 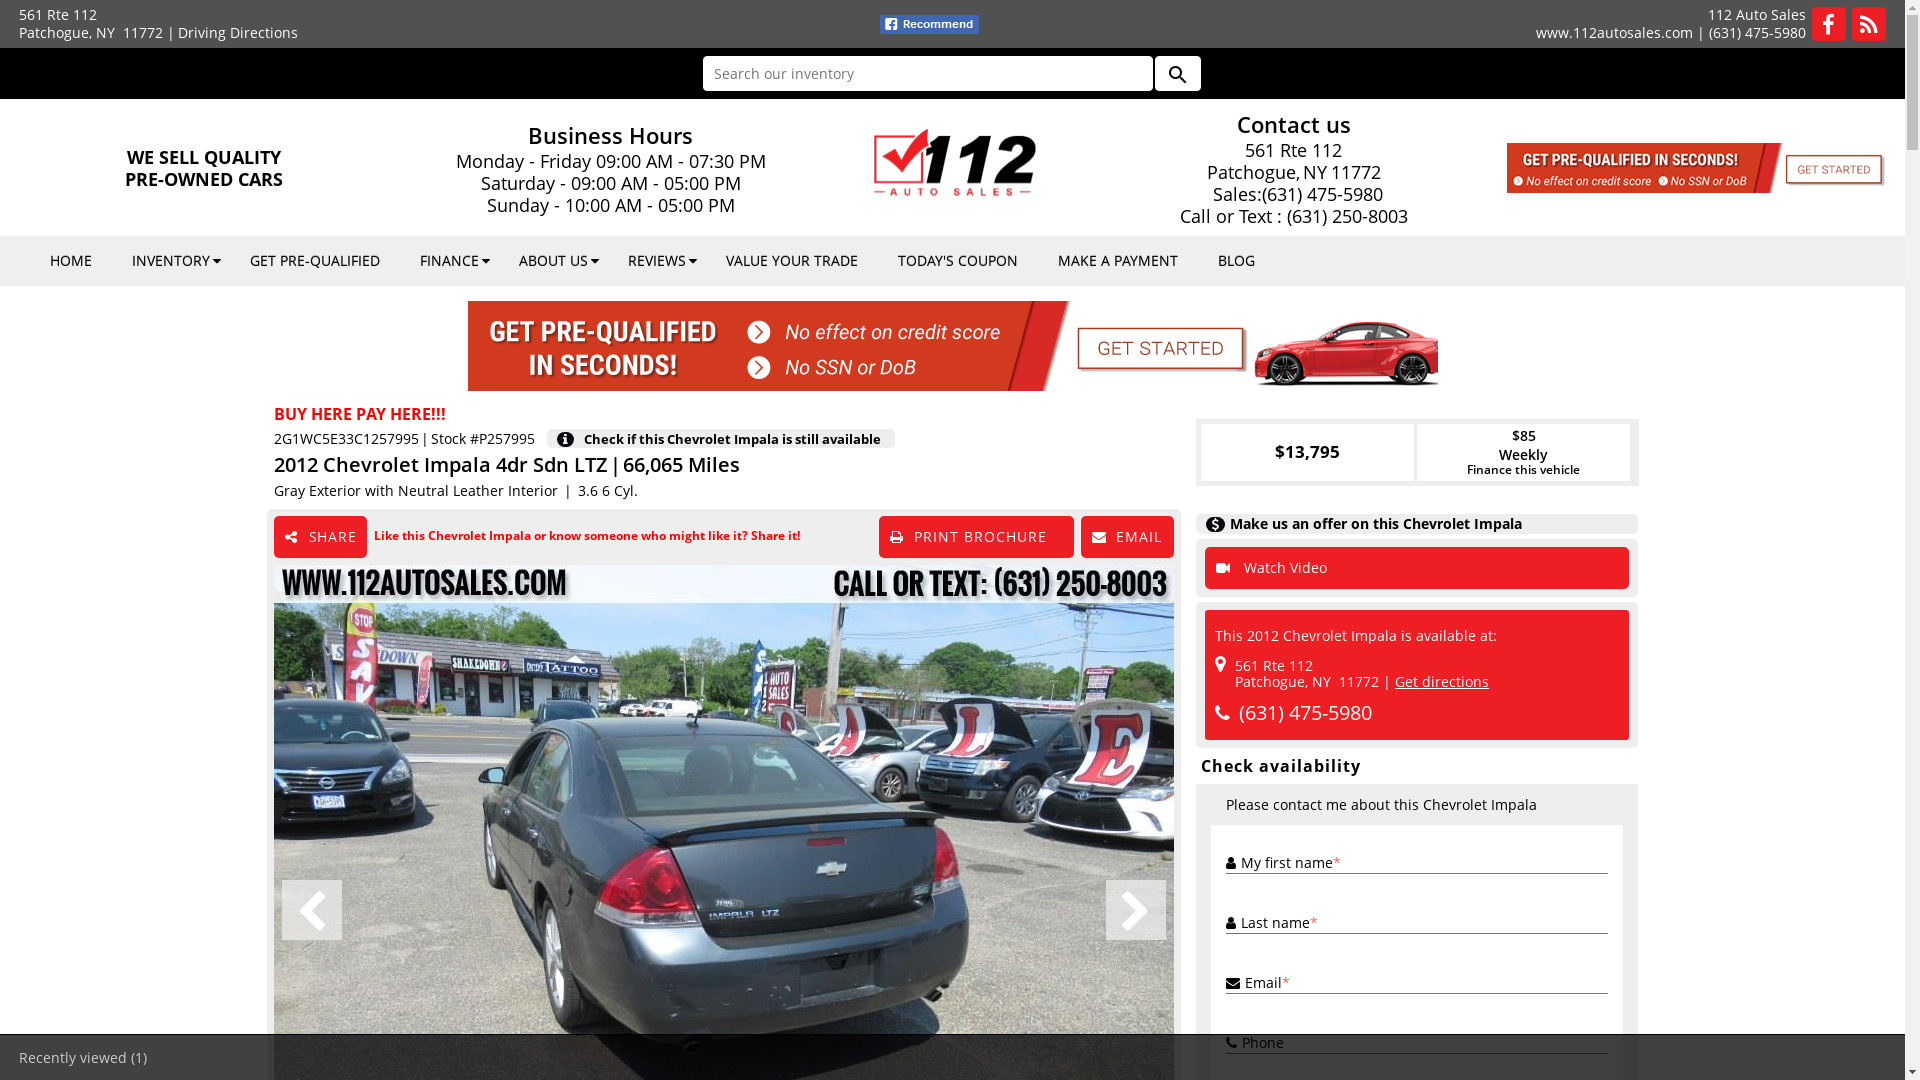 What do you see at coordinates (320, 535) in the screenshot?
I see `'SHARE'` at bounding box center [320, 535].